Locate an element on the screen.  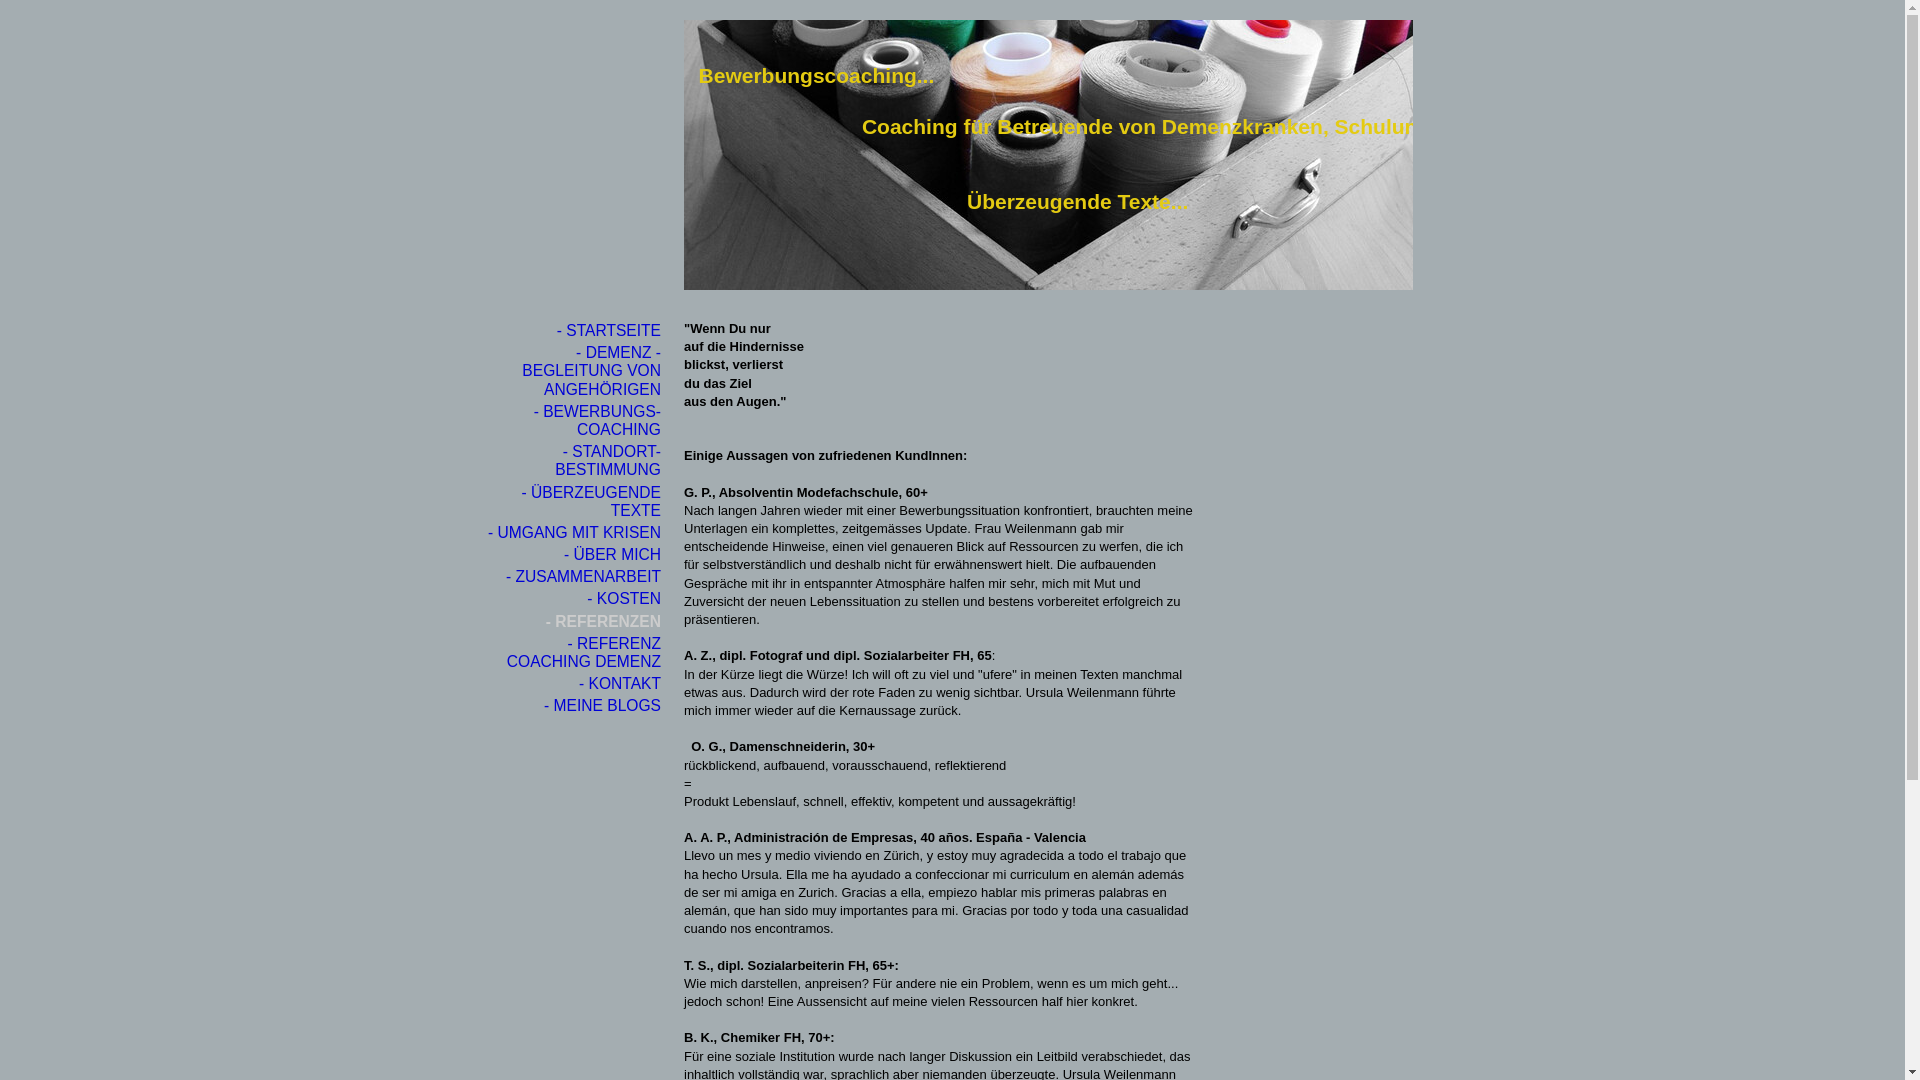
'- ZUSAMMENARBEIT' is located at coordinates (574, 577).